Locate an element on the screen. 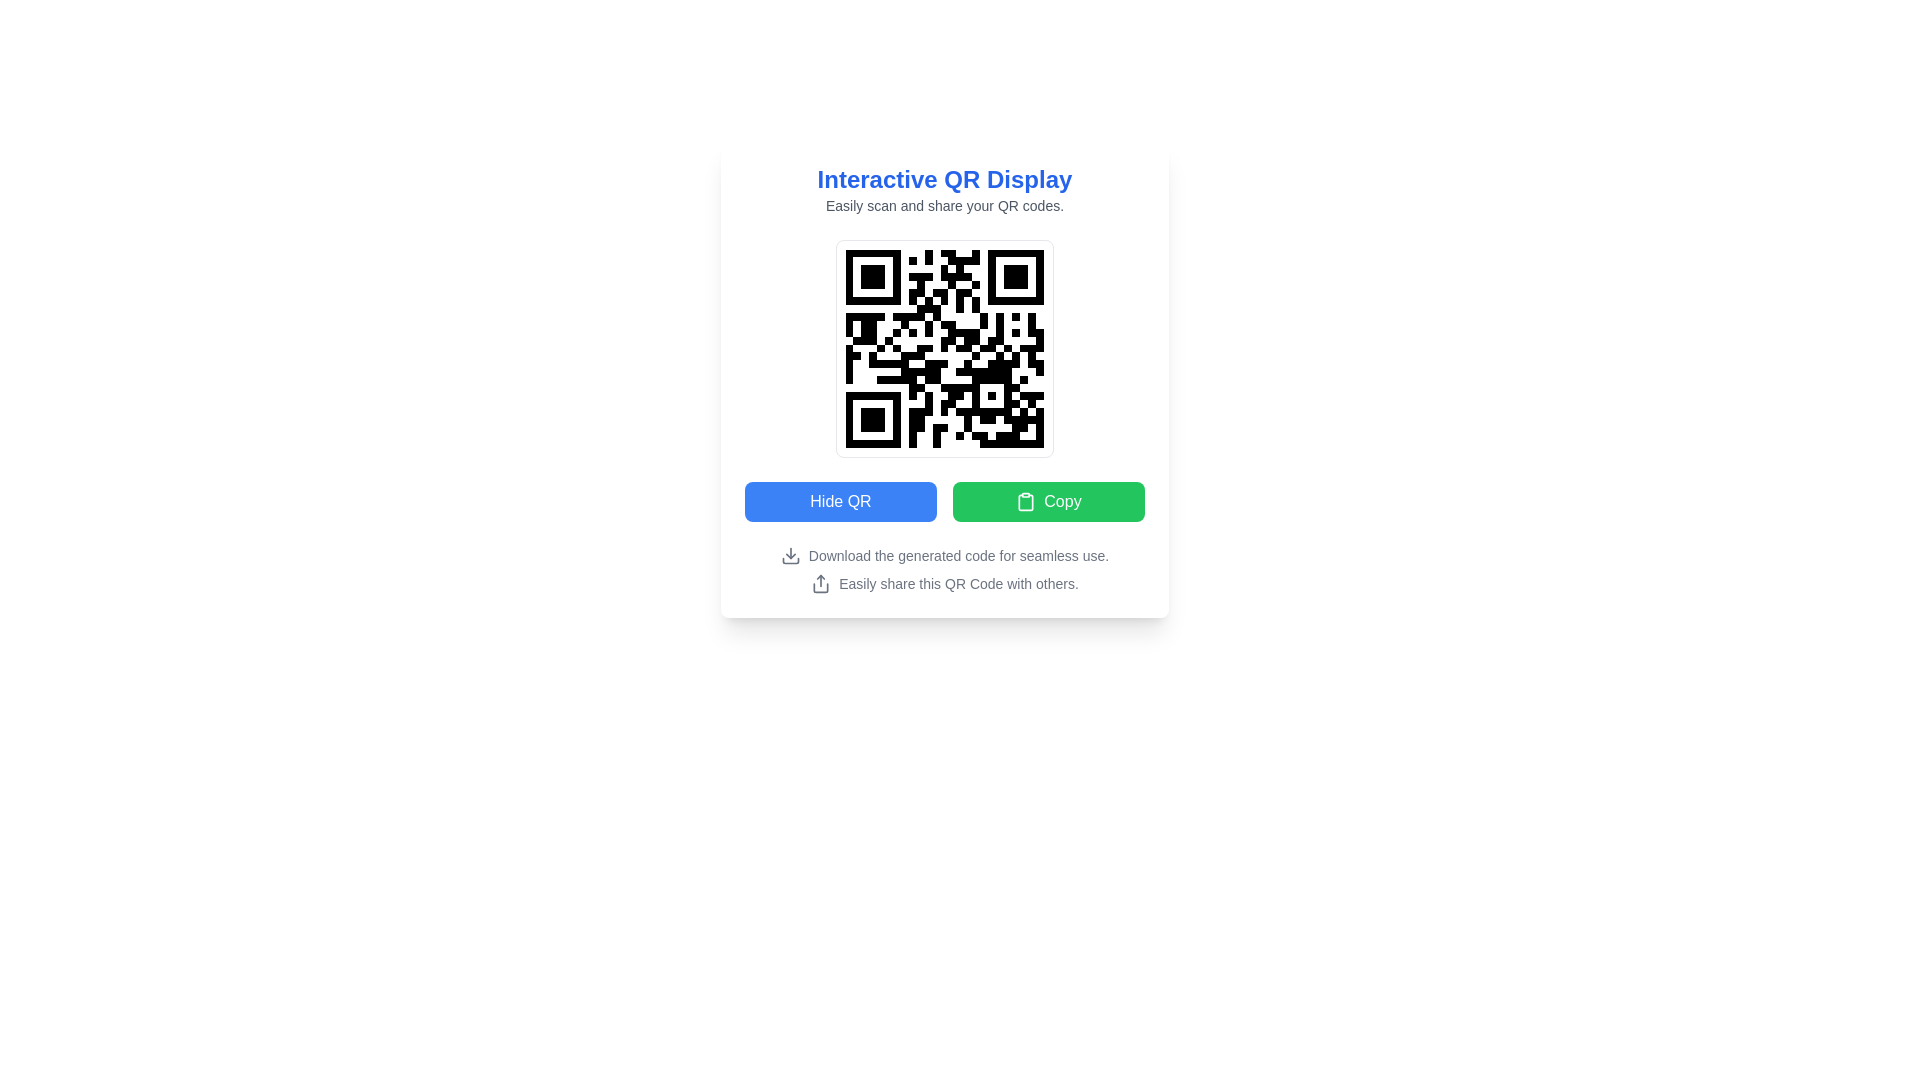 Image resolution: width=1920 pixels, height=1080 pixels. the share icon, which is an upward-pointing arrow within a rectangular base, located to the left of the text 'Easily share this QR Code with others.' is located at coordinates (821, 583).